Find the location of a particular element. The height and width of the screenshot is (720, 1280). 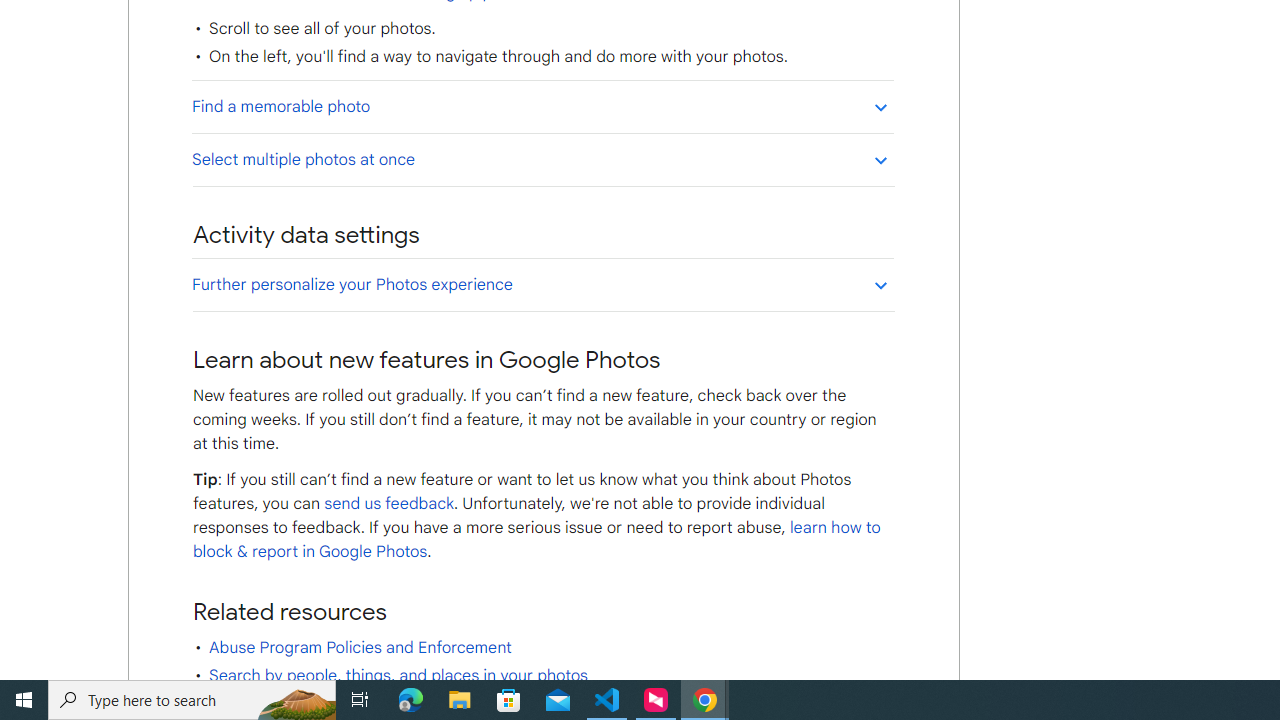

'learn how to block & report in Google Photos' is located at coordinates (536, 540).